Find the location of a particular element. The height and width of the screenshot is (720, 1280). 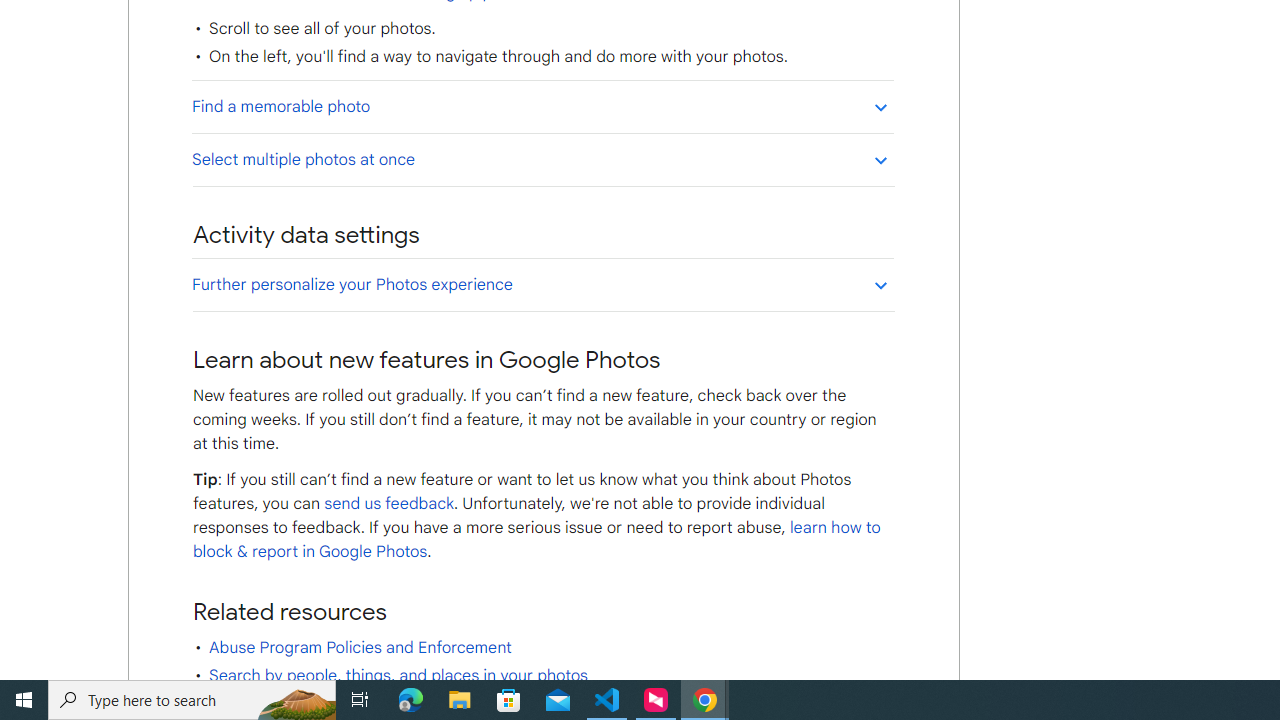

'learn how to block & report in Google Photos' is located at coordinates (536, 540).